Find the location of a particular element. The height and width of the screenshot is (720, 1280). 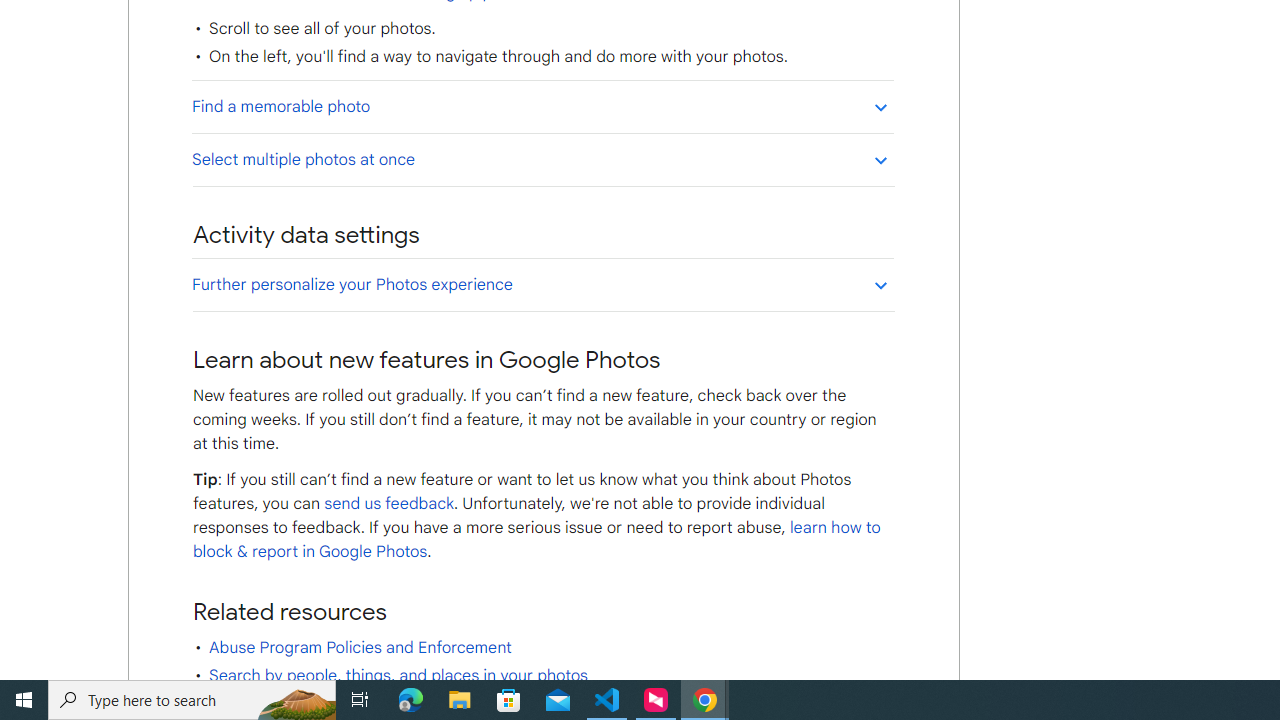

'learn how to block & report in Google Photos' is located at coordinates (536, 540).